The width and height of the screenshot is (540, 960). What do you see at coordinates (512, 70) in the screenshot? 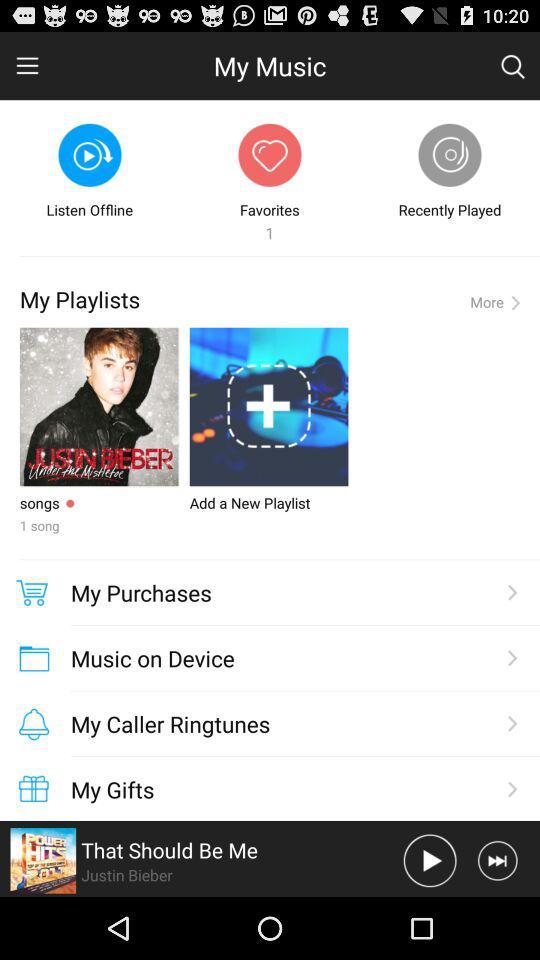
I see `the search icon` at bounding box center [512, 70].